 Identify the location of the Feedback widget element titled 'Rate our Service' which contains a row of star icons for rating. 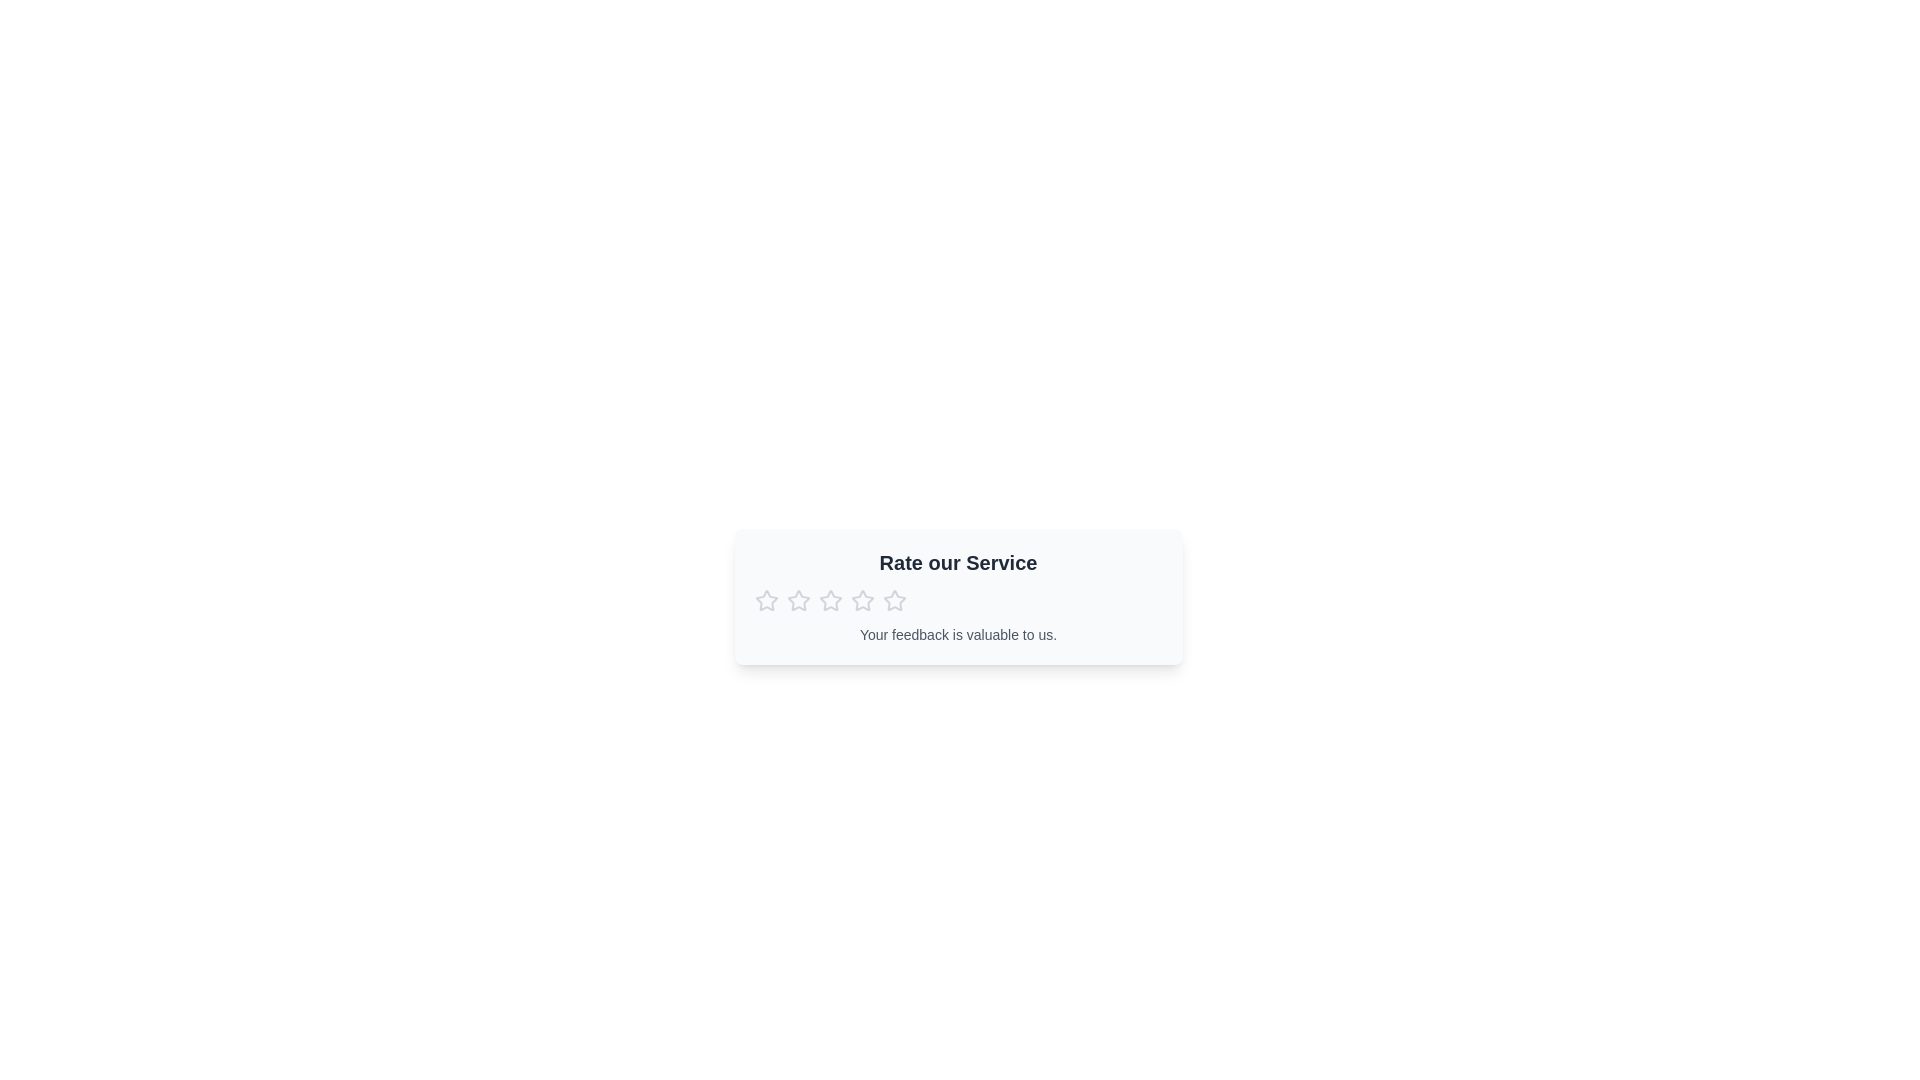
(957, 596).